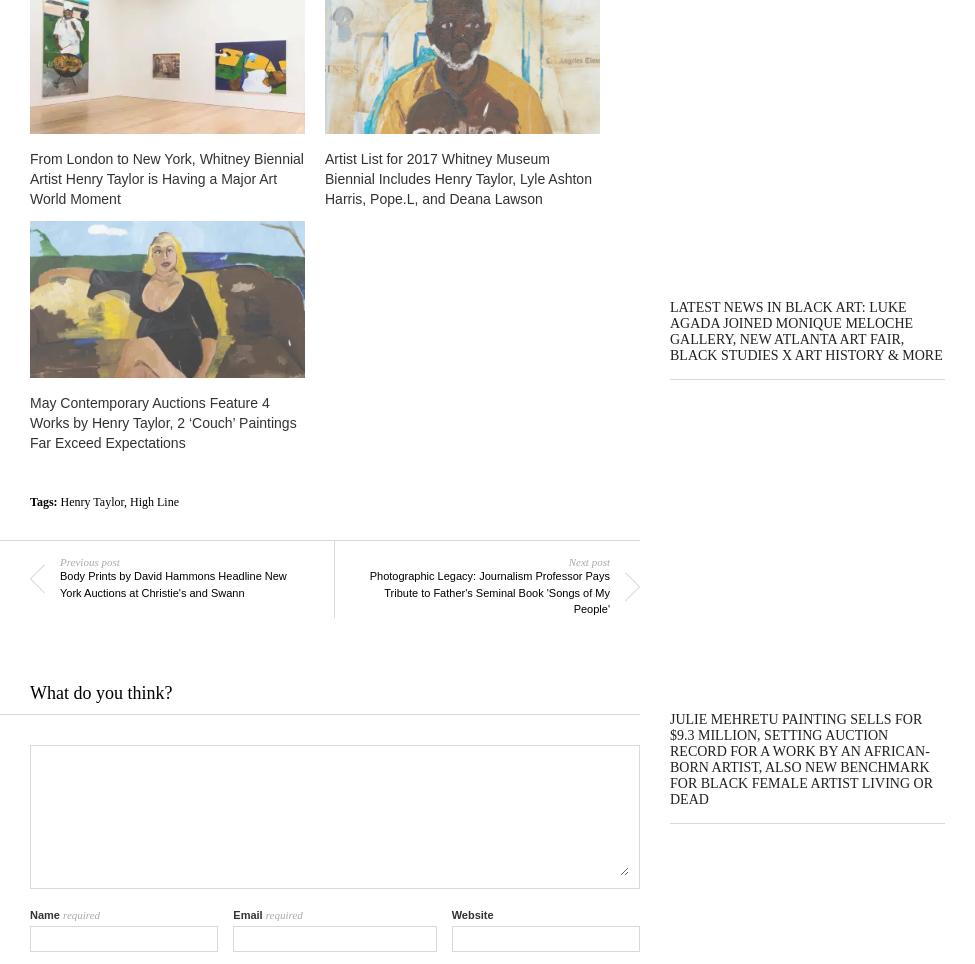  I want to click on 'Julie Mehretu Painting Sells for $9.3 Million, Setting Auction Record For a Work by an African-Born Artist, Also New Benchmark For Black Female Artist Living or Dead', so click(800, 757).